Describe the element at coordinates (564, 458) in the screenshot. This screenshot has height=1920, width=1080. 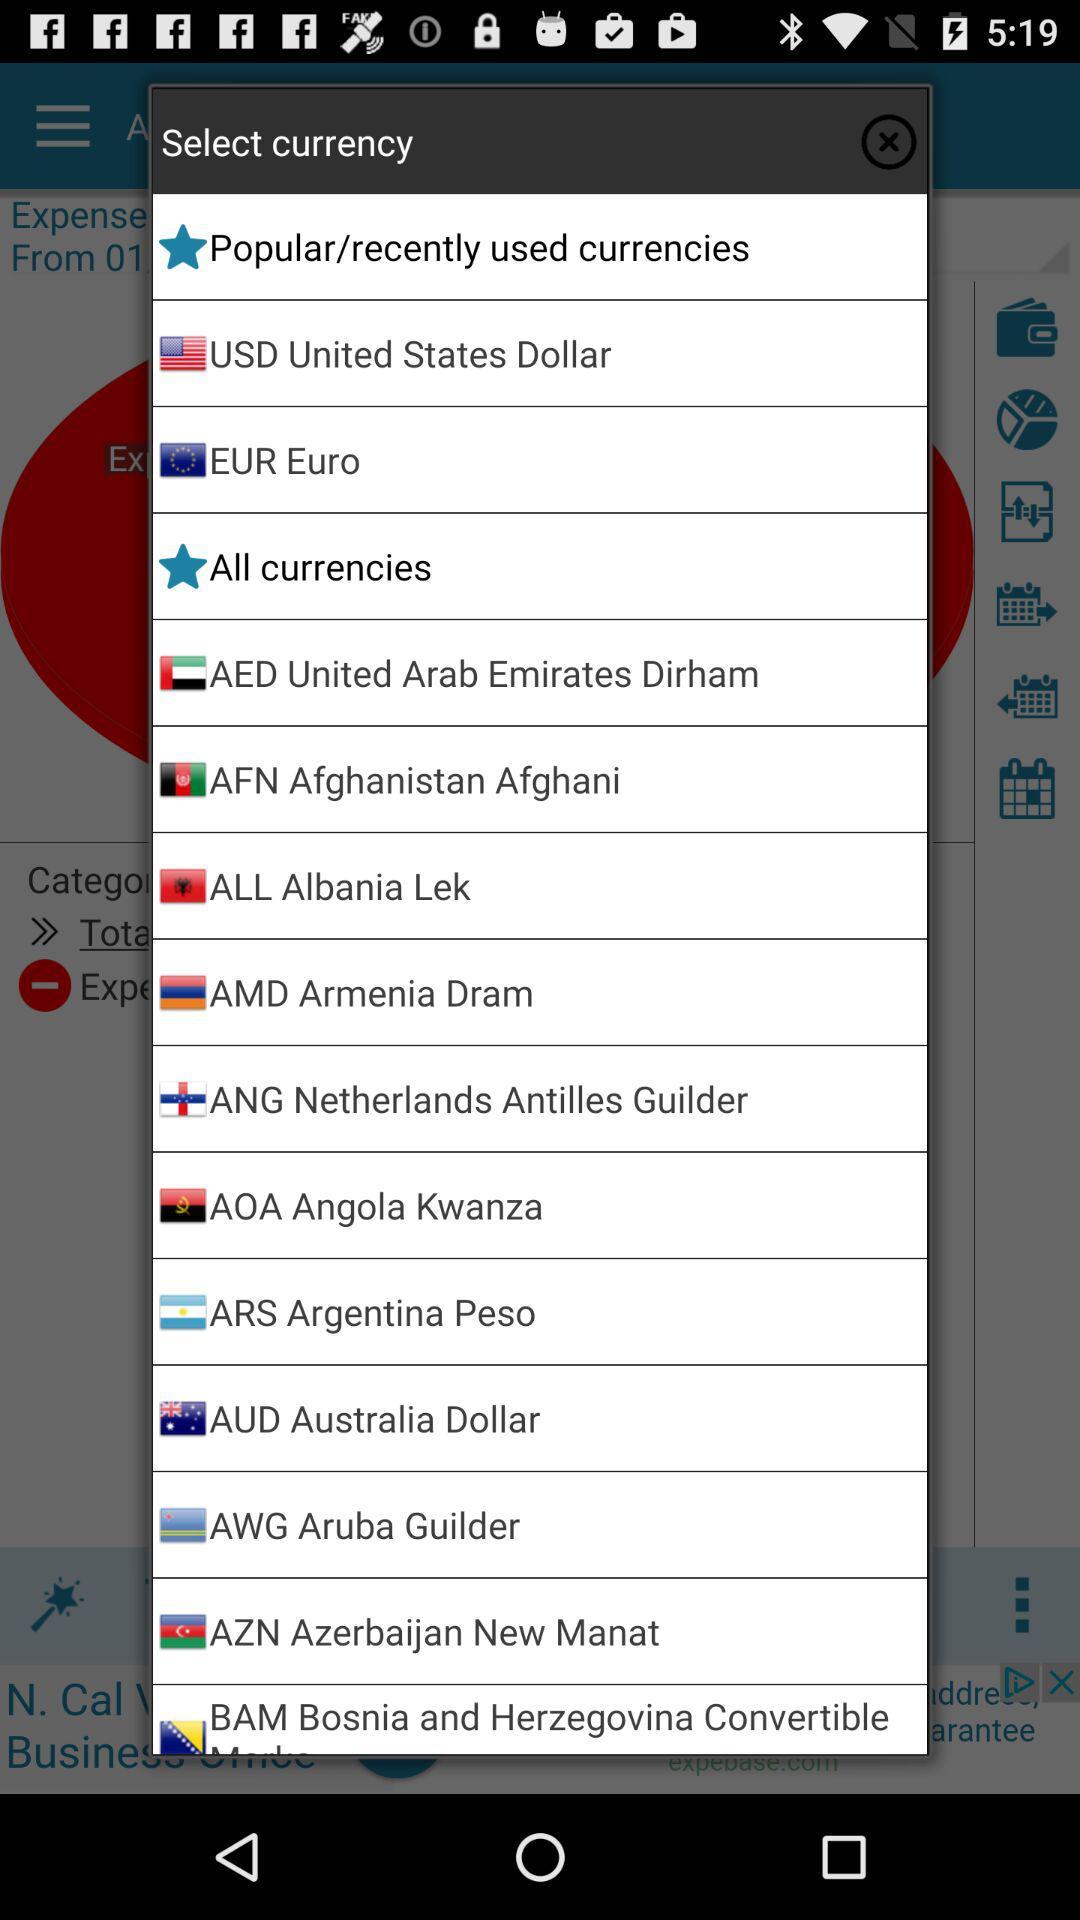
I see `app above the all currencies icon` at that location.